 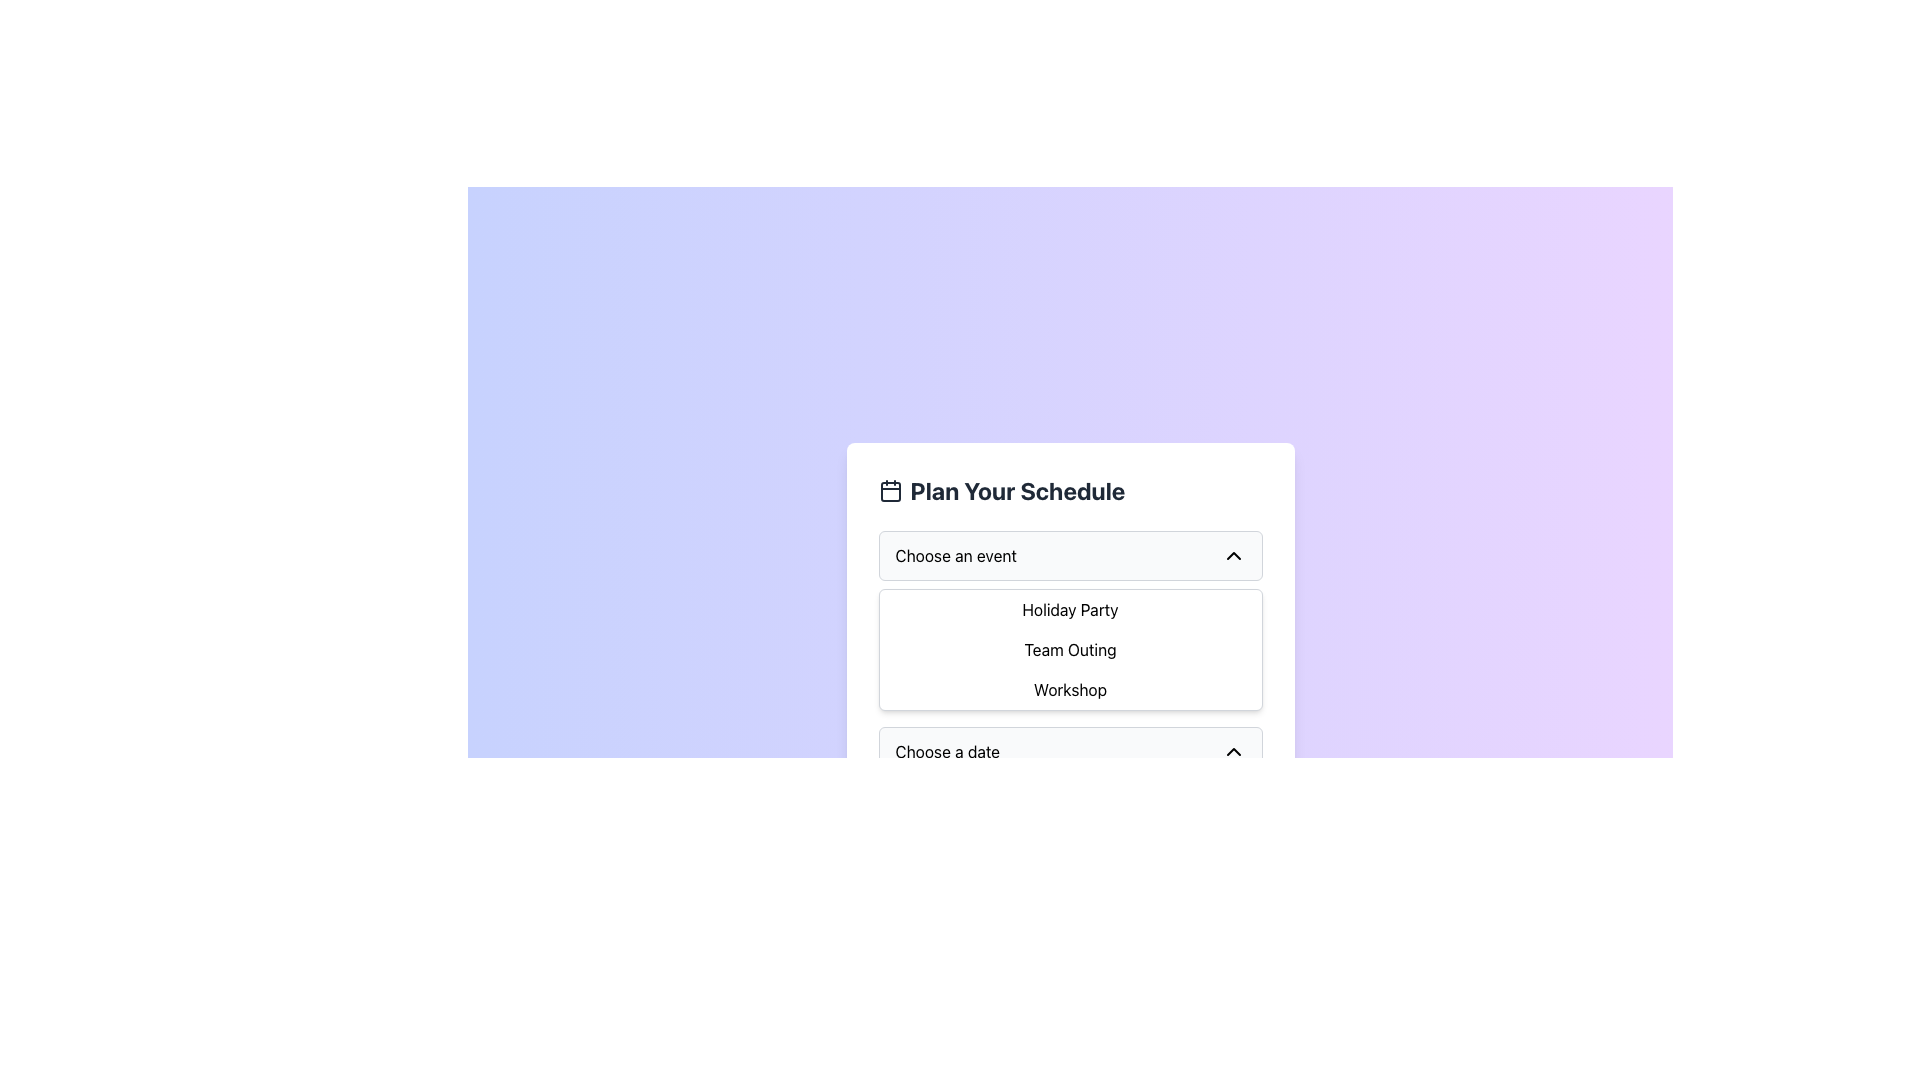 I want to click on the 'Workshop' dropdown menu item, which is the last item in the dropdown list below 'Holiday Party' and 'Team Outing', to trigger any hover effects, so click(x=1069, y=689).